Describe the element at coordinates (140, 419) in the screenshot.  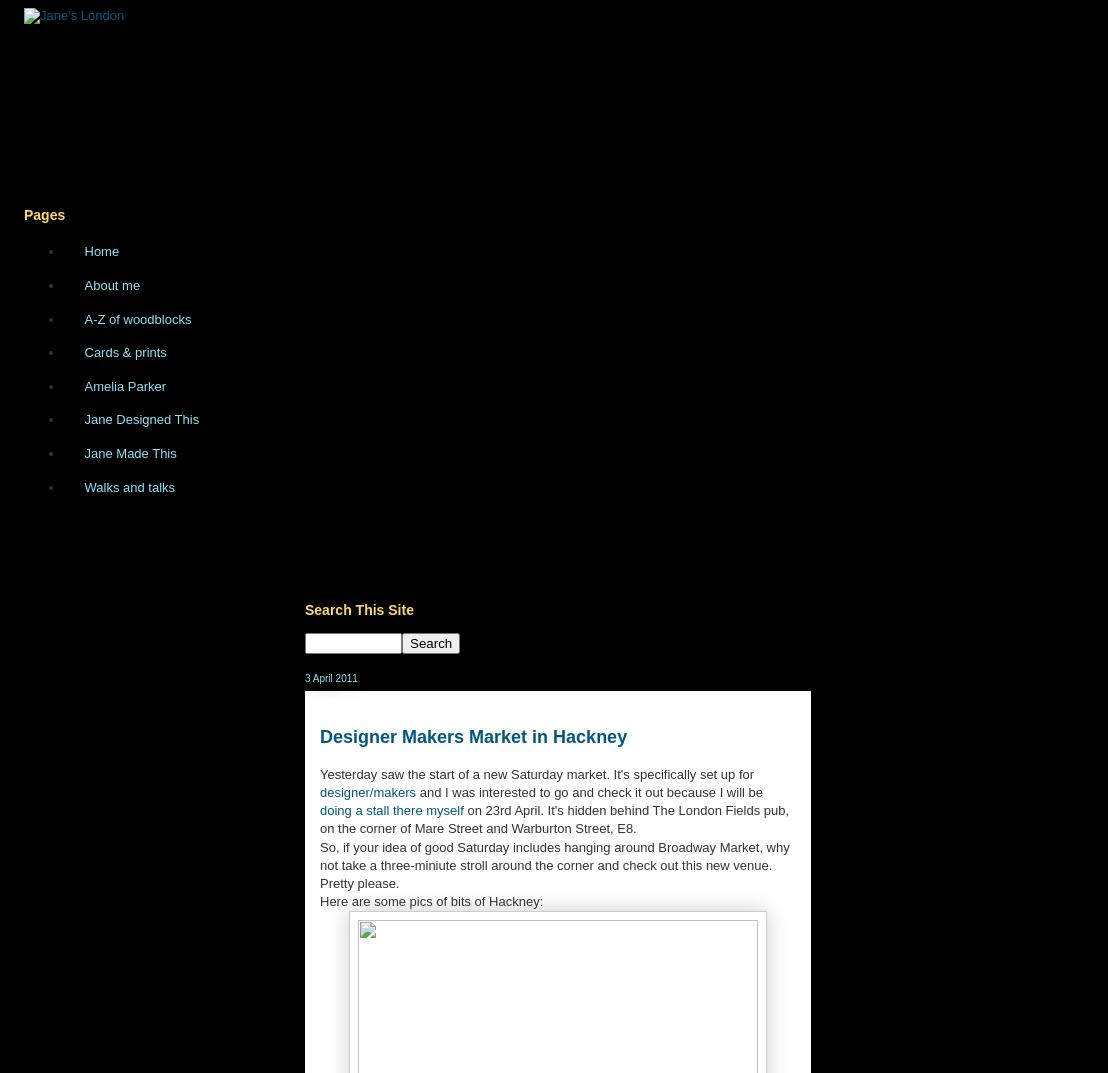
I see `'Jane Designed This'` at that location.